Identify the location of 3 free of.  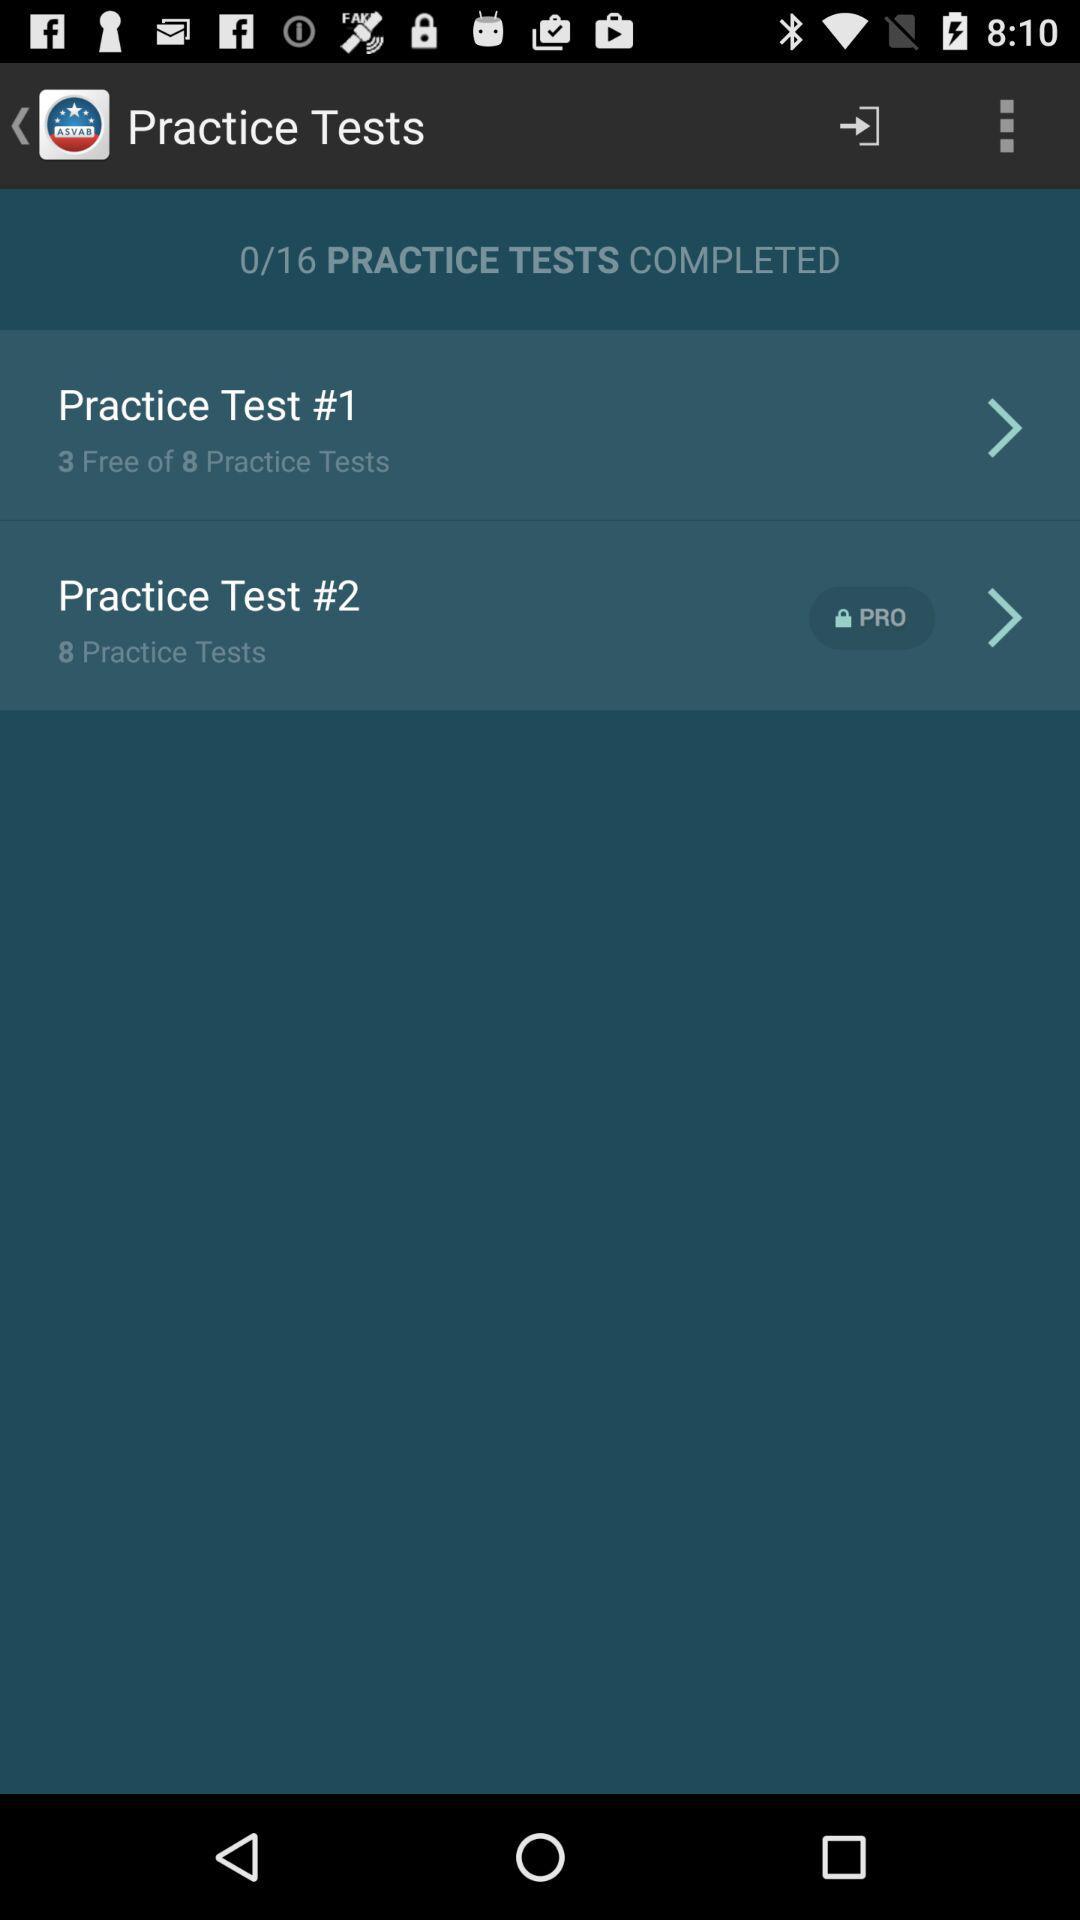
(223, 459).